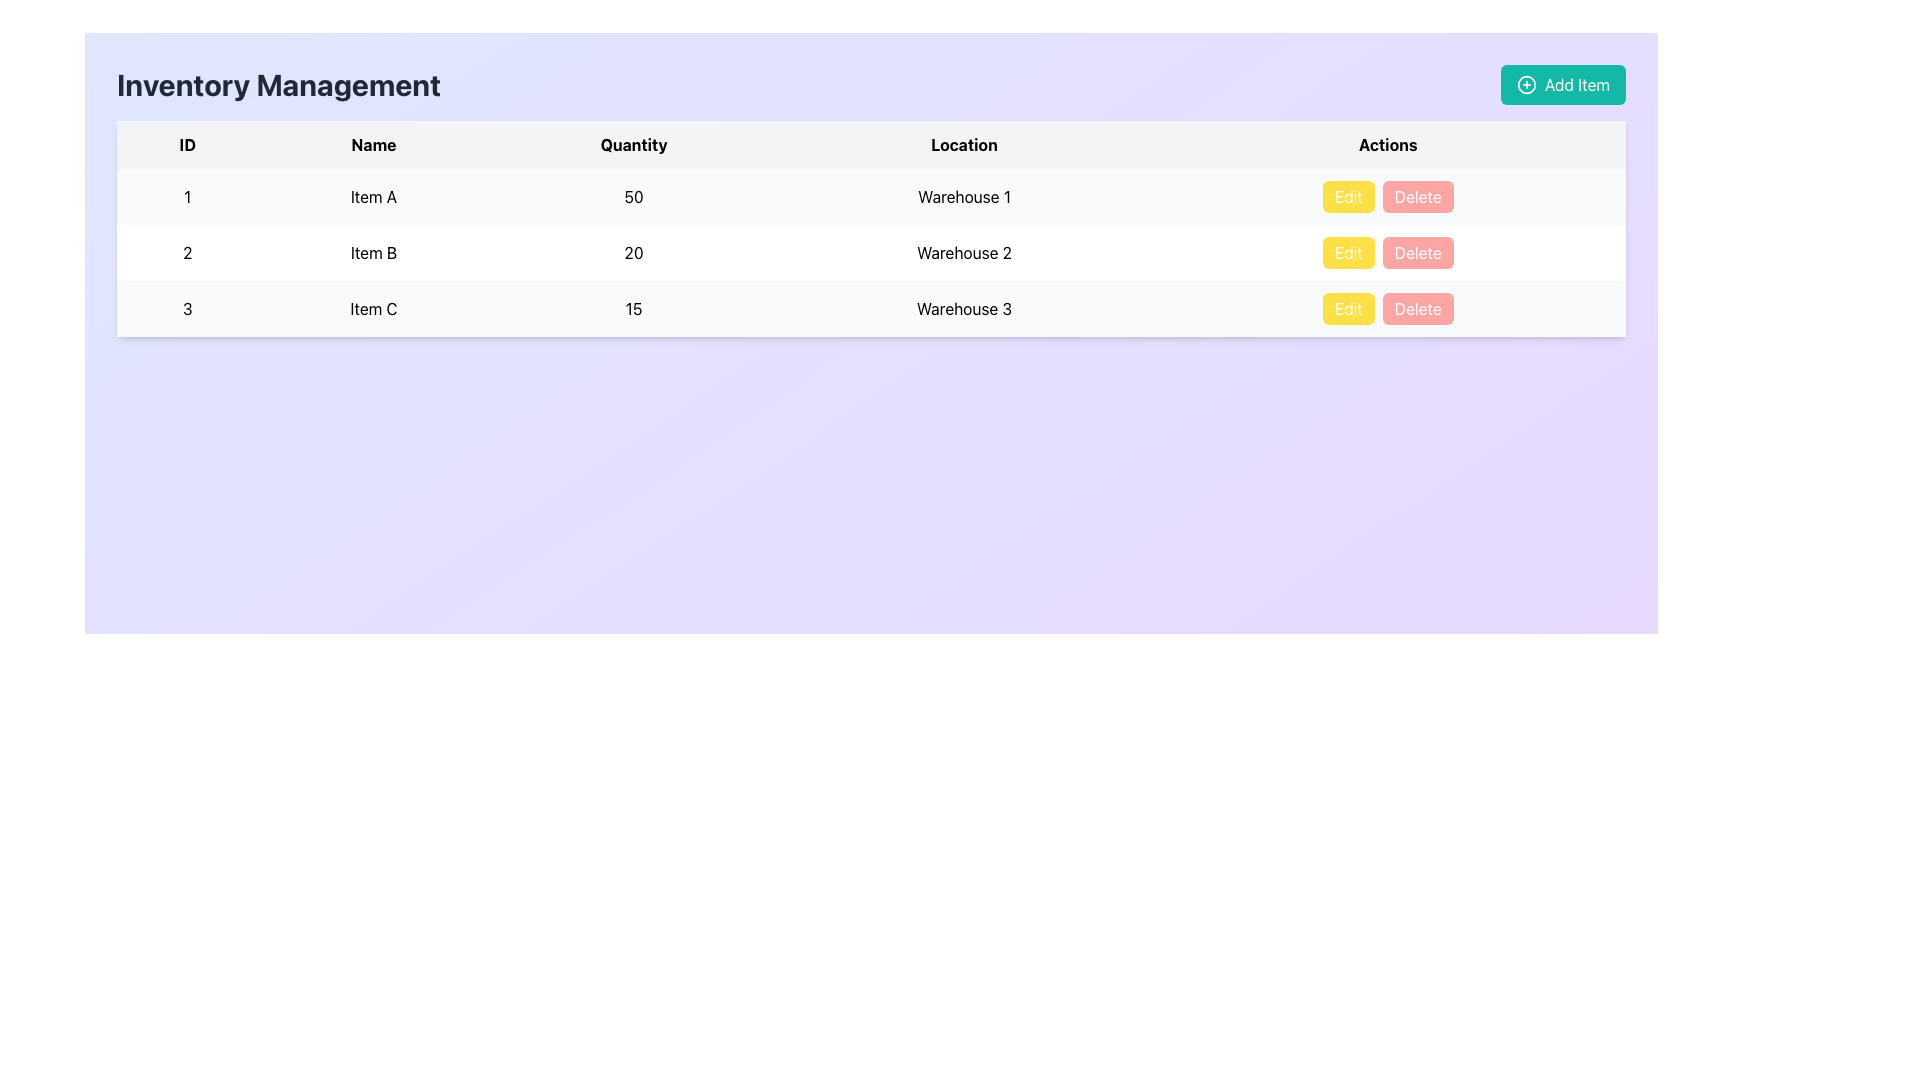 The height and width of the screenshot is (1080, 1920). I want to click on the red 'Delete' button in the button group aligned with 'Item B' located in the last column labeled 'Actions', so click(1387, 252).